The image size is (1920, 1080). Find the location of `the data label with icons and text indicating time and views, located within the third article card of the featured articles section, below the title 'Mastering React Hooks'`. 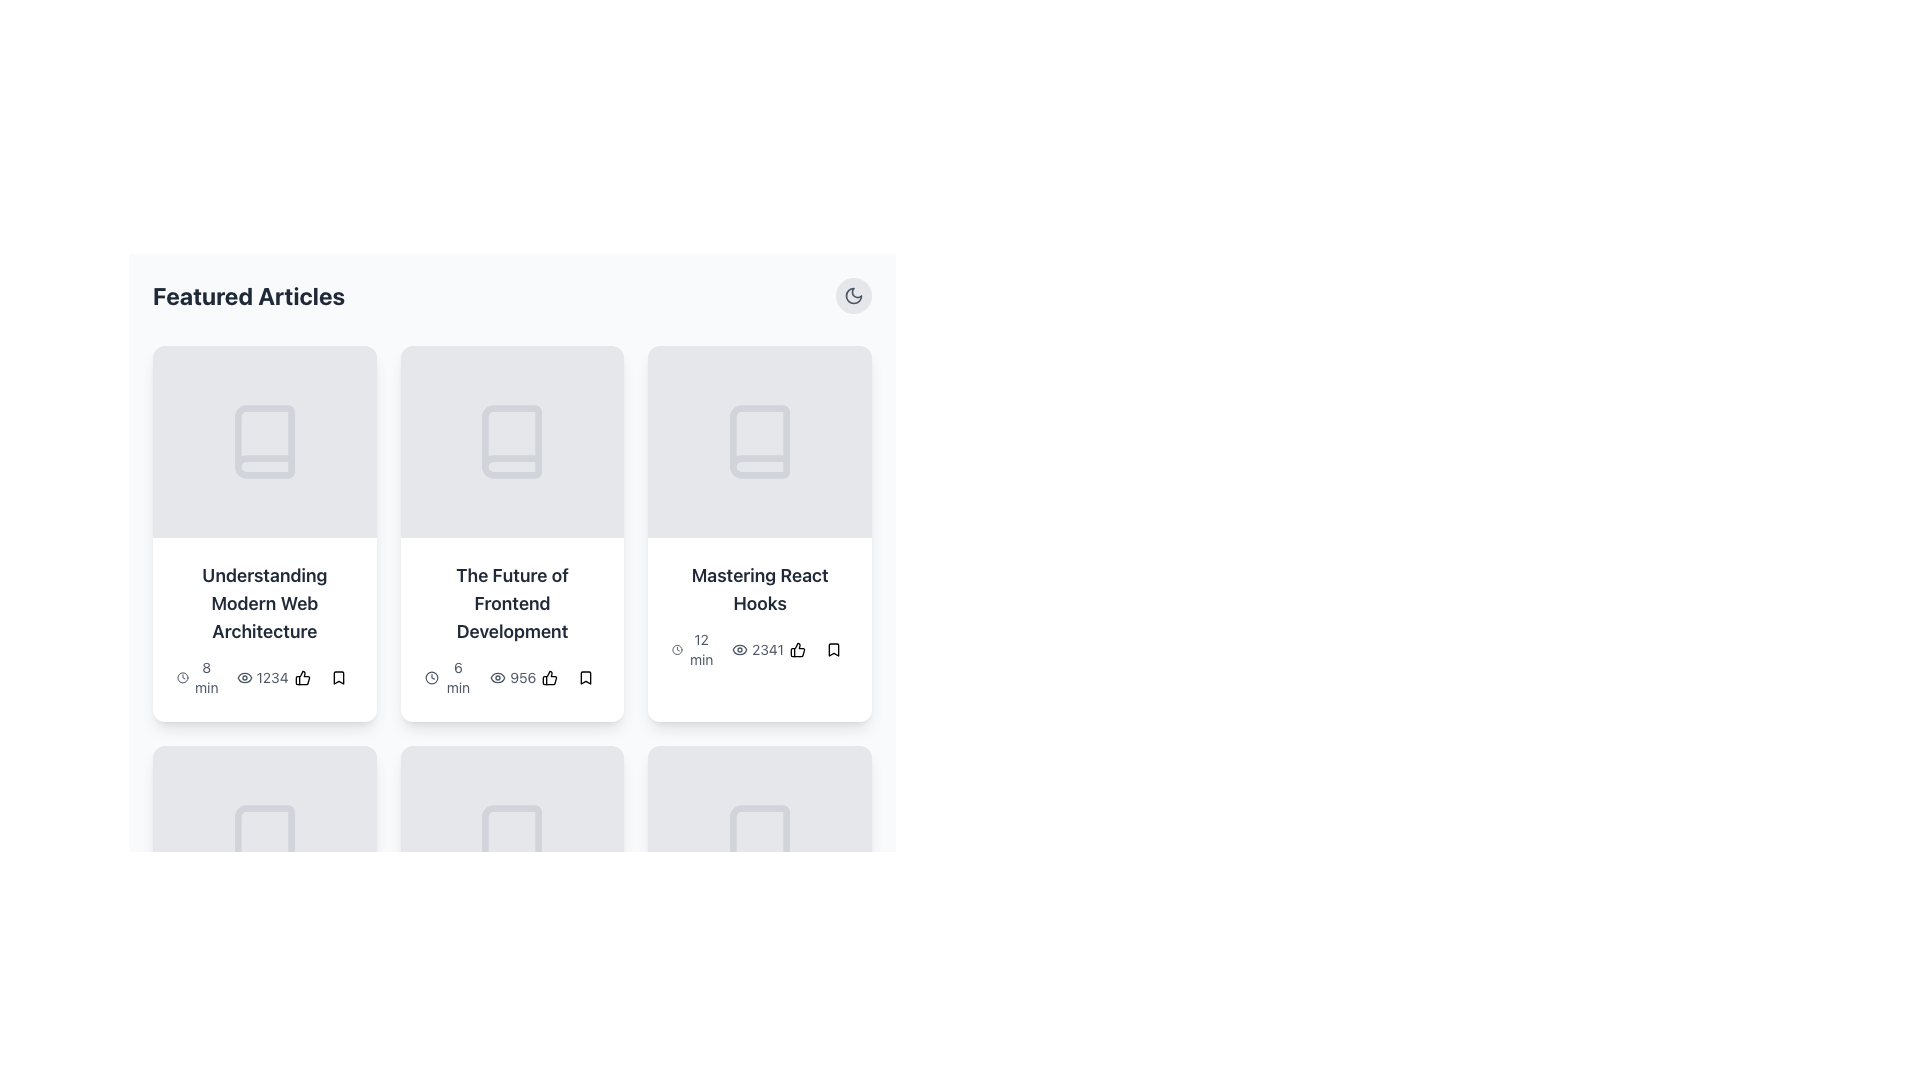

the data label with icons and text indicating time and views, located within the third article card of the featured articles section, below the title 'Mastering React Hooks' is located at coordinates (727, 650).